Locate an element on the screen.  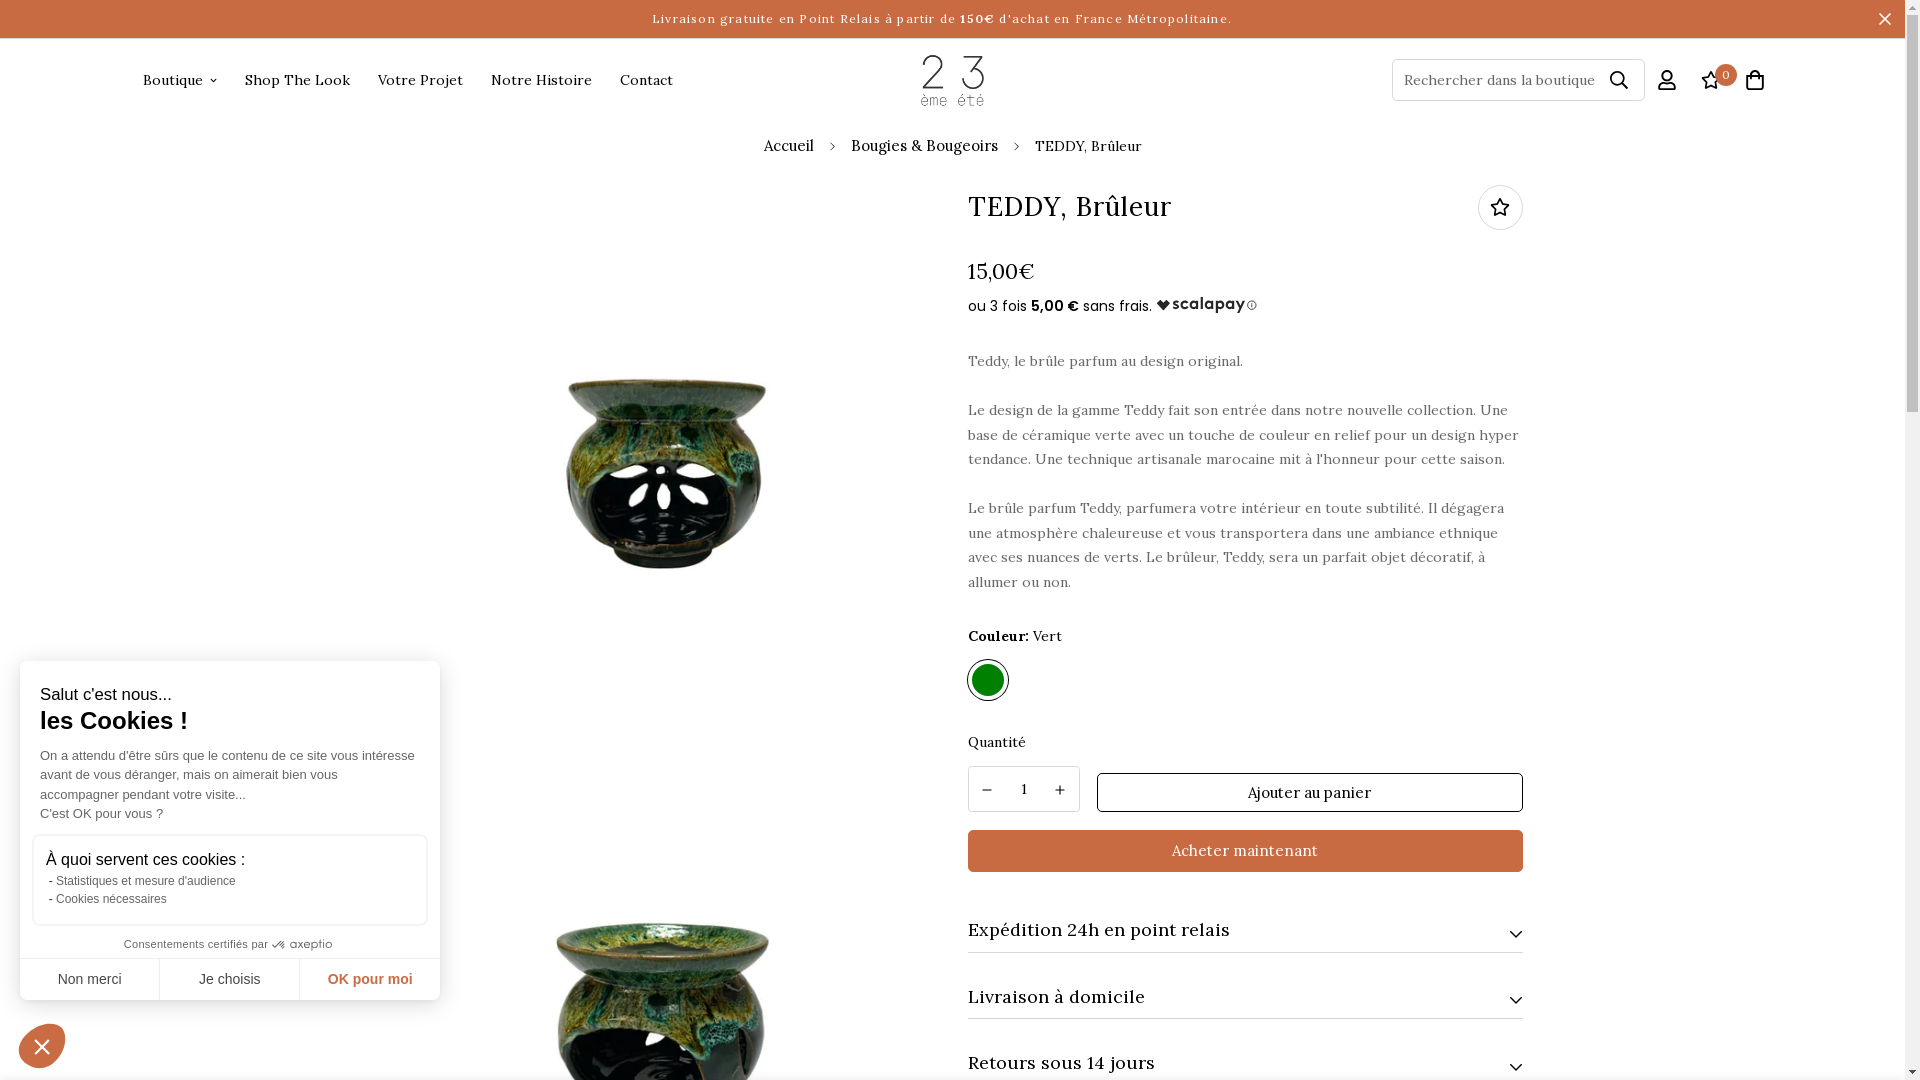
'Shop The Look' is located at coordinates (295, 79).